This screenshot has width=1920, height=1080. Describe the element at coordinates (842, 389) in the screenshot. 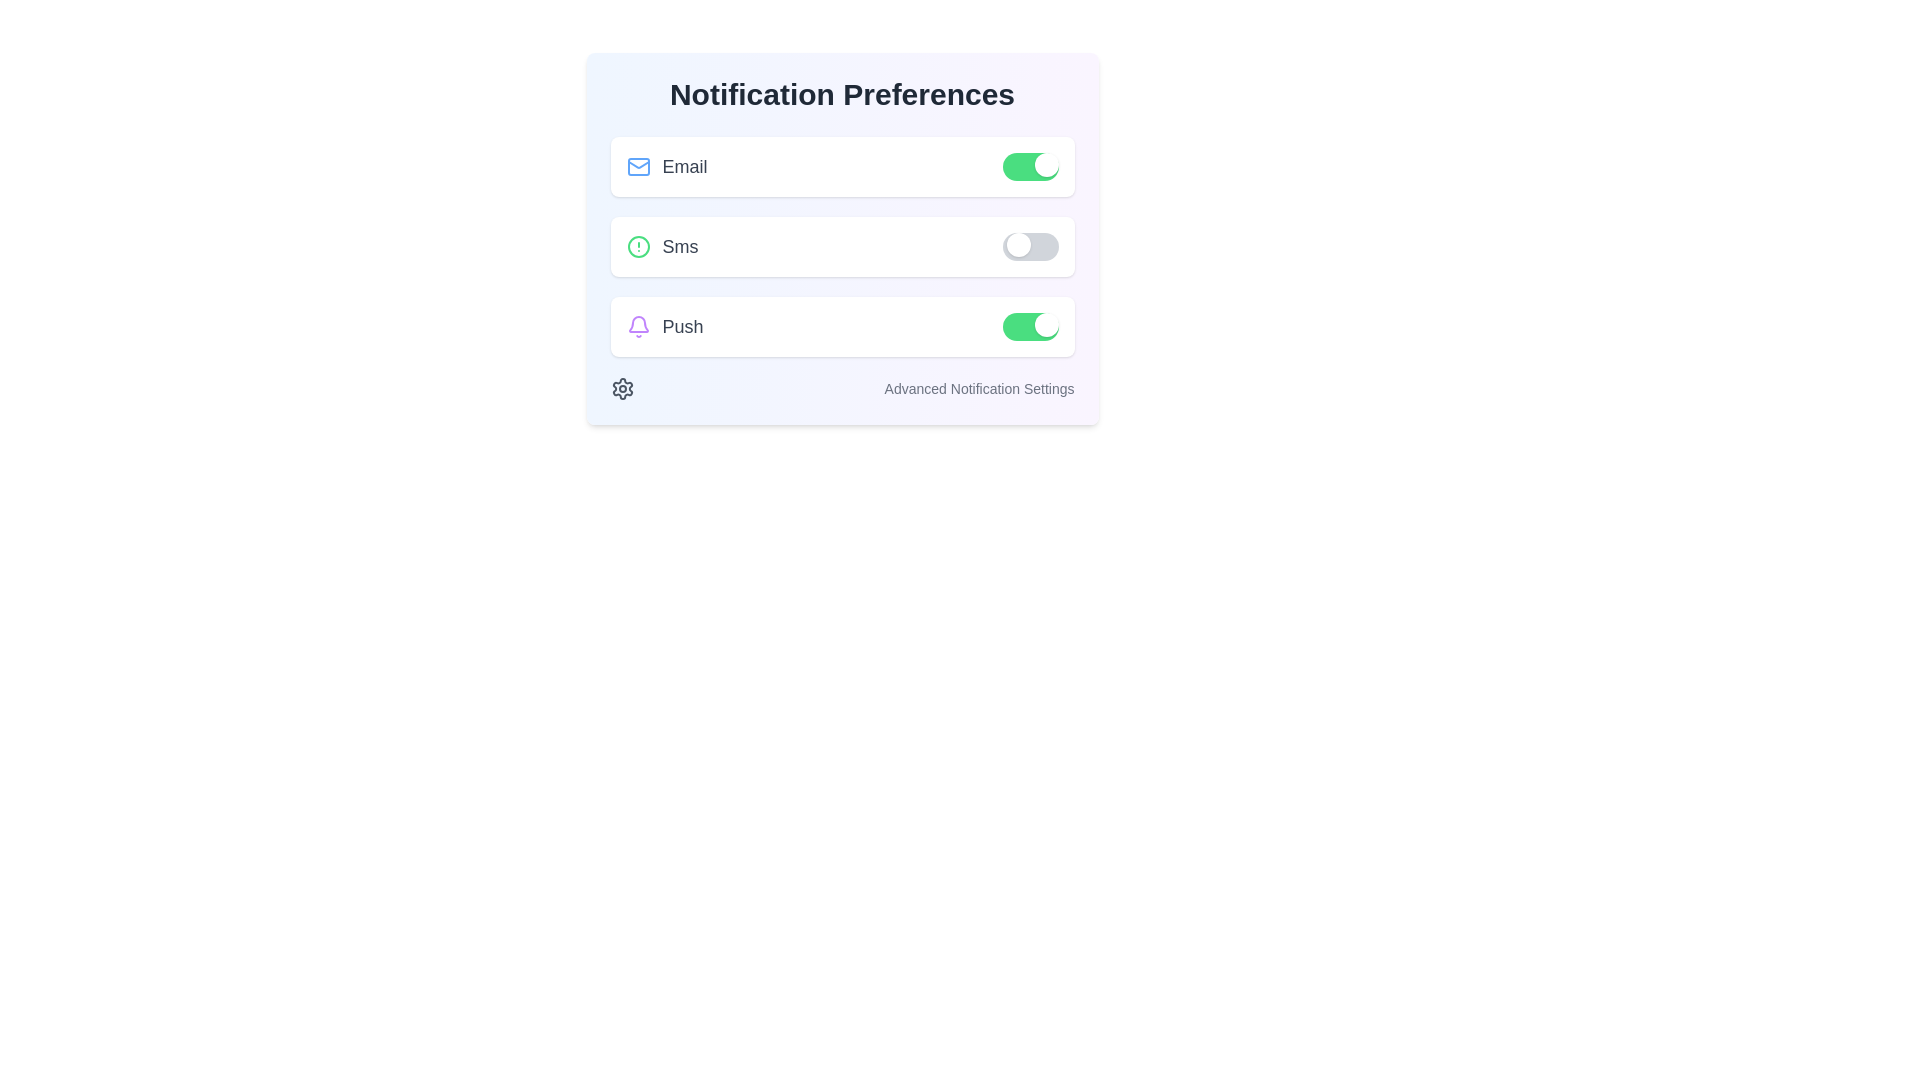

I see `the 'Advanced Notification Settings' text to navigate to further options` at that location.